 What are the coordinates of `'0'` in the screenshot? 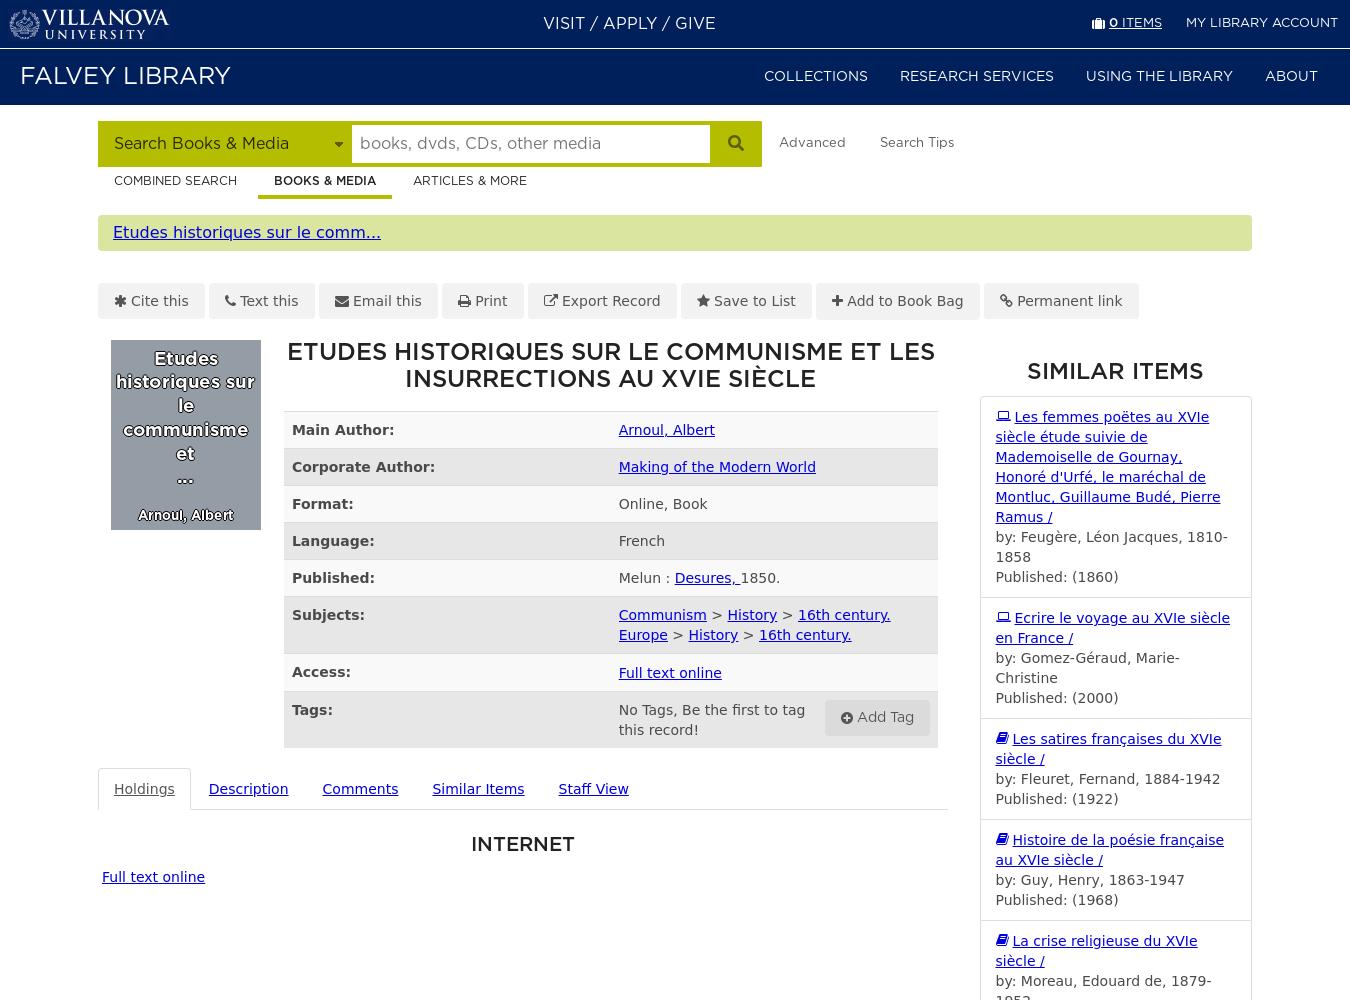 It's located at (1113, 23).